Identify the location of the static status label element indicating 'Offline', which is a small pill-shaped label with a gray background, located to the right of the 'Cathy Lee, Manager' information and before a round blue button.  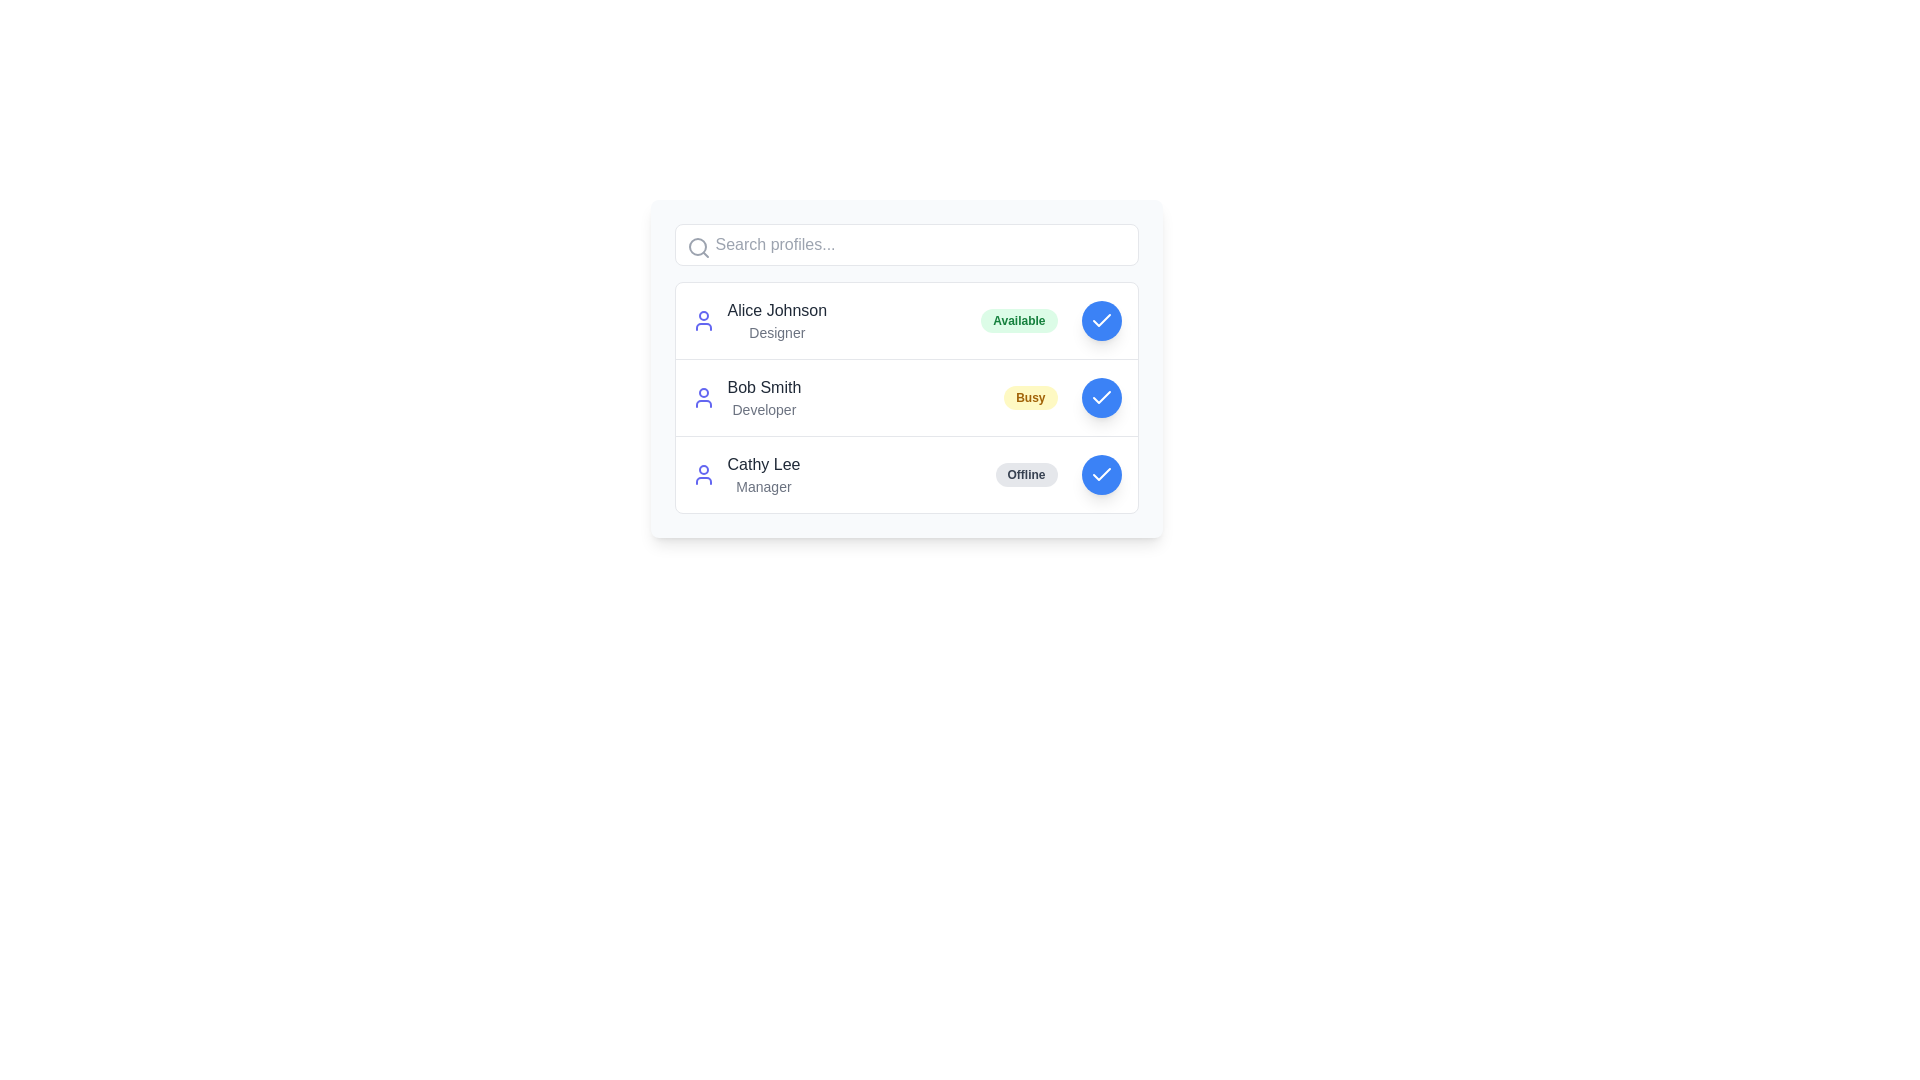
(1026, 474).